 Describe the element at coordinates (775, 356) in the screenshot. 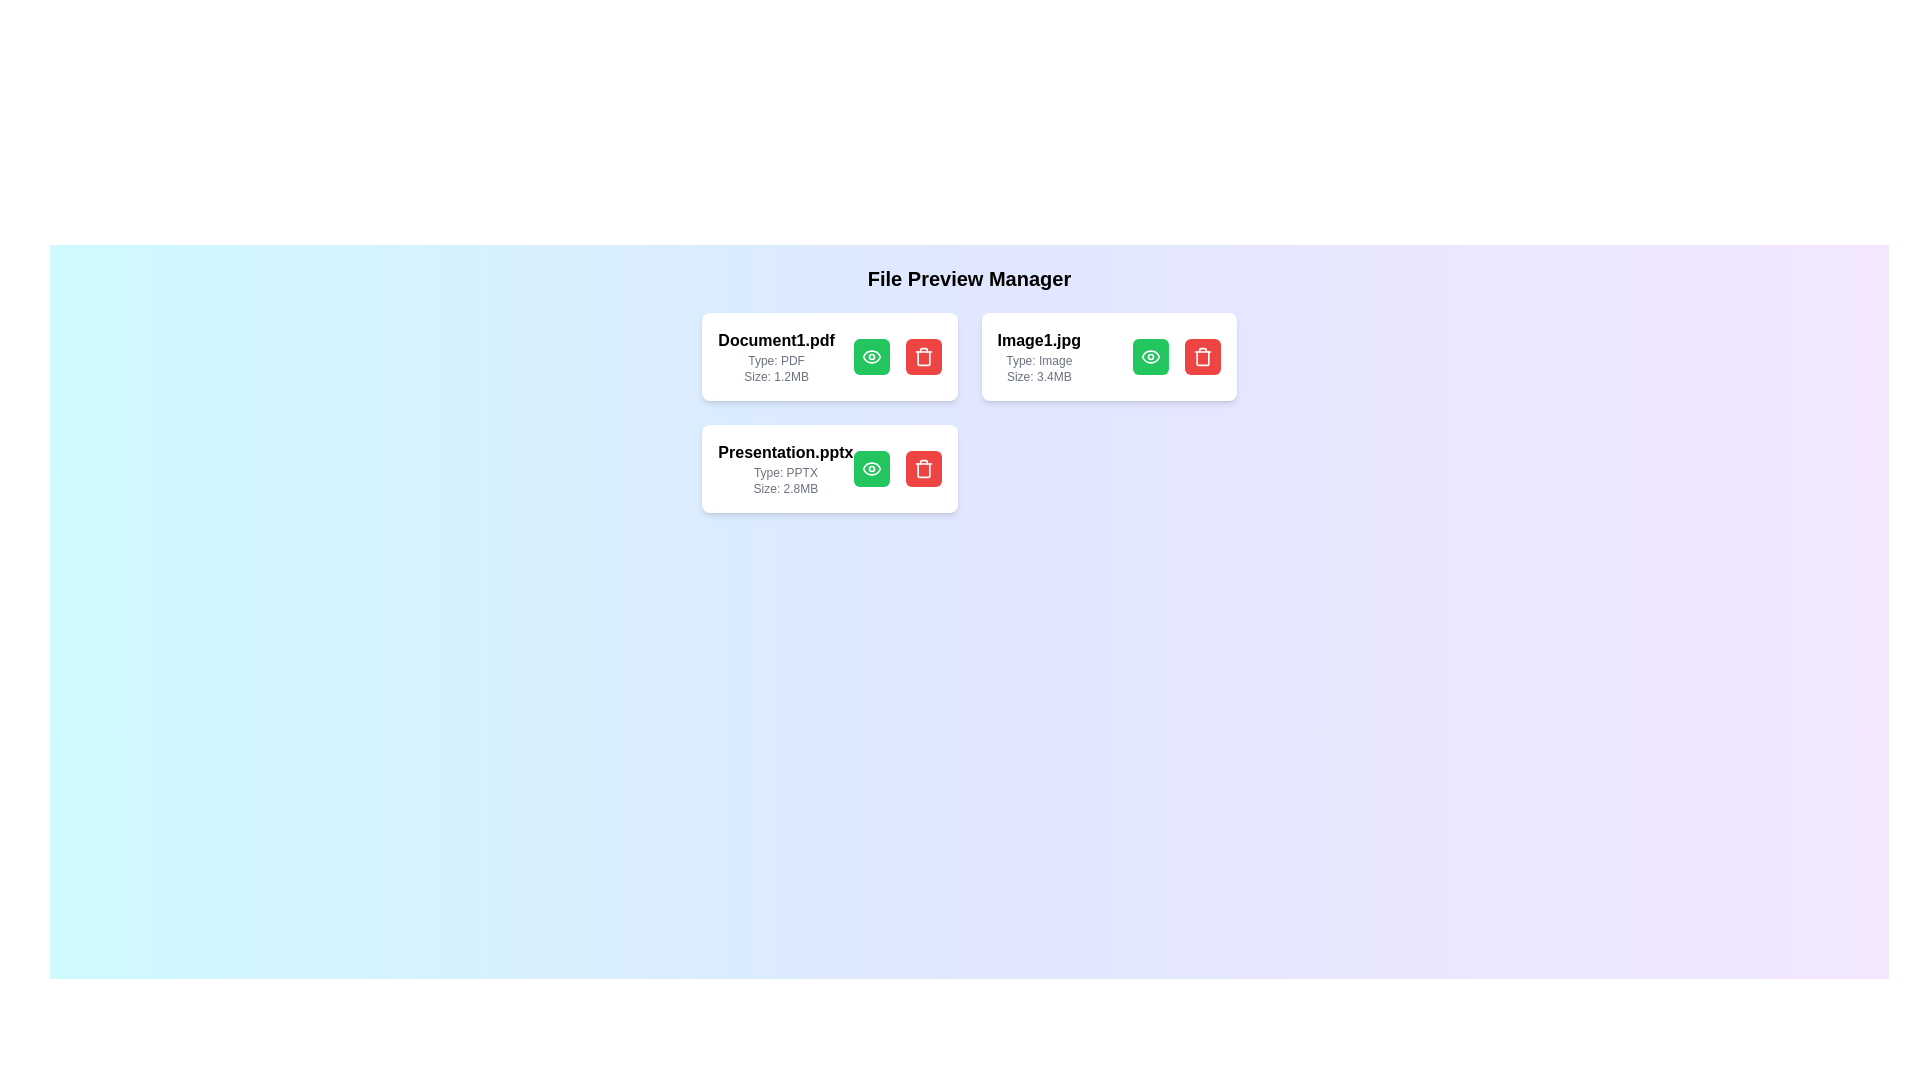

I see `the informational text block displaying 'Document1.pdf', which includes details about the document type and size` at that location.